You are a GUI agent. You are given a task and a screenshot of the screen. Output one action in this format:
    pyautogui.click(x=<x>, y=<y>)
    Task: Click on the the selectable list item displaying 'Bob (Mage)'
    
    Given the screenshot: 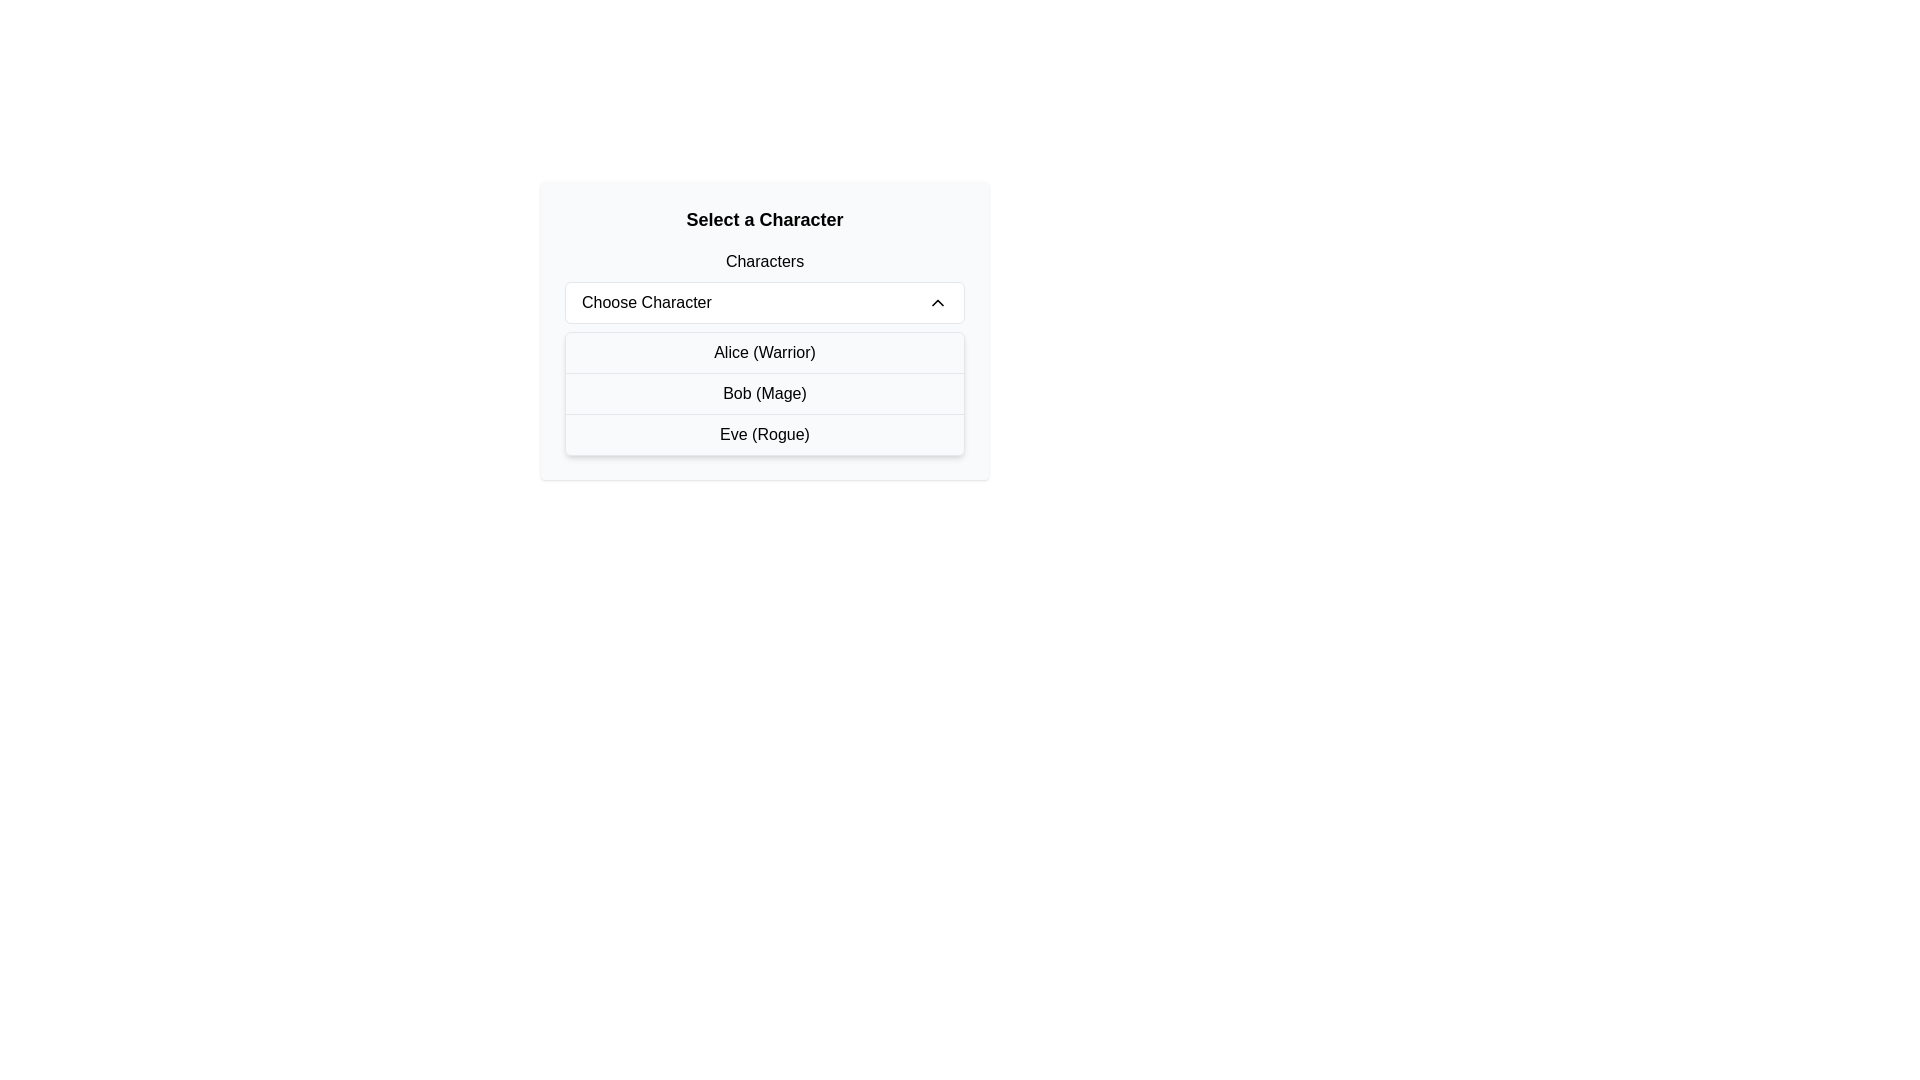 What is the action you would take?
    pyautogui.click(x=763, y=393)
    